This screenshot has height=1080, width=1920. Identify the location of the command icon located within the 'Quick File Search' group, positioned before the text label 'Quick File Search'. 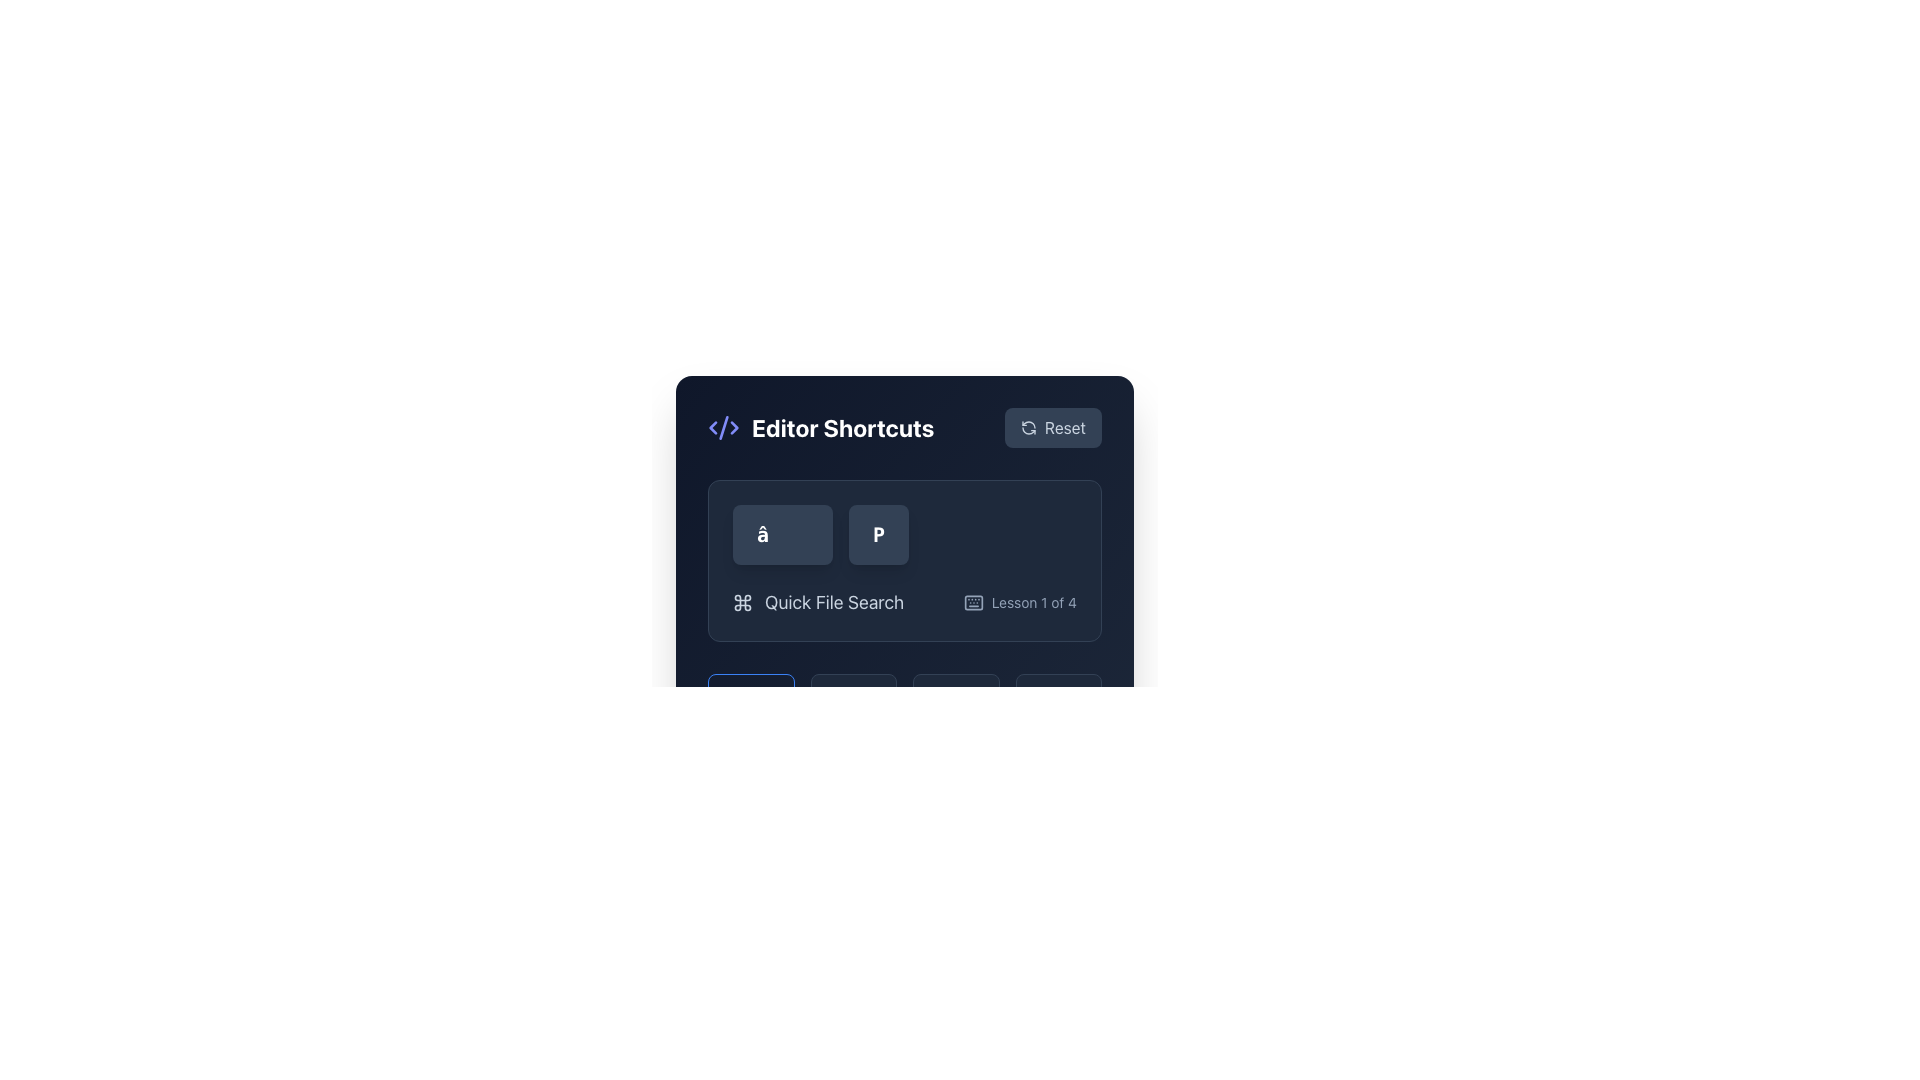
(742, 601).